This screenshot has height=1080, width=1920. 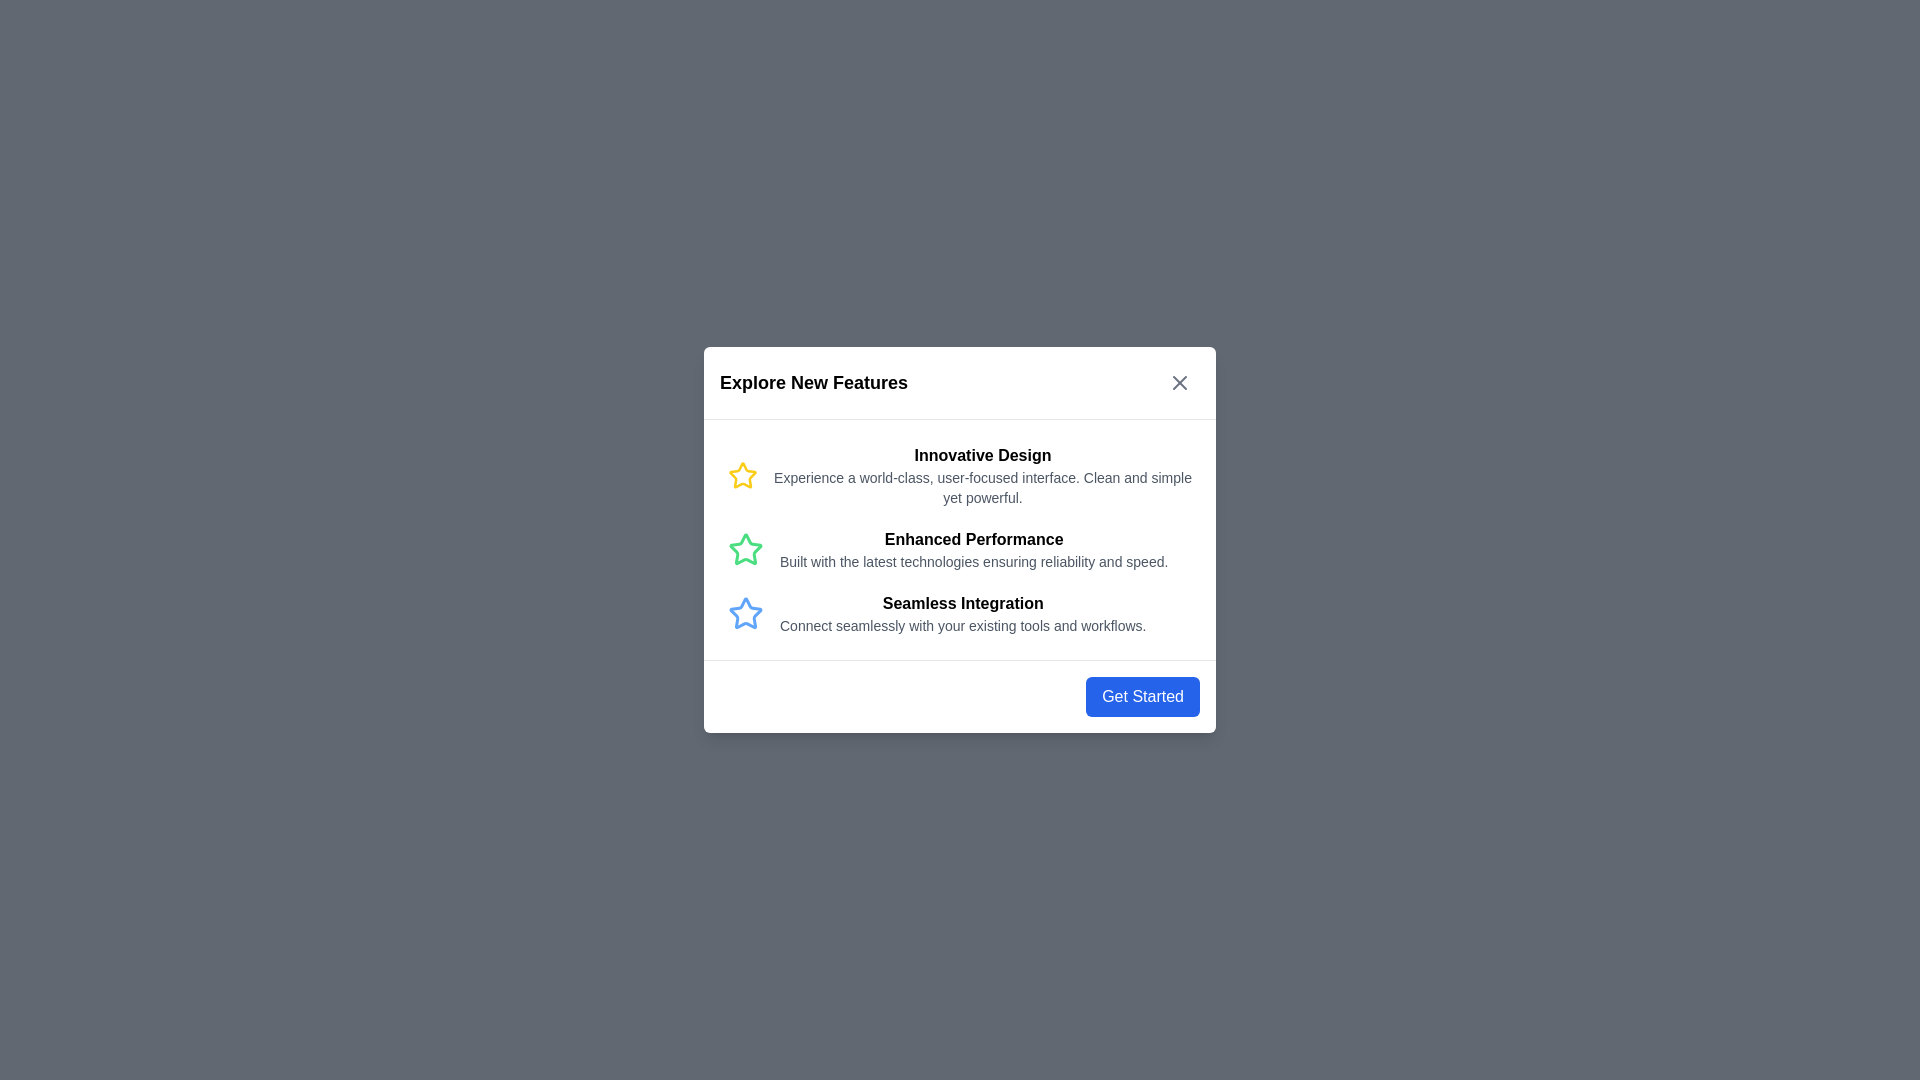 What do you see at coordinates (744, 550) in the screenshot?
I see `the star icon with a green outline, located to the left of the 'Enhanced Performance' text block, as part of the context` at bounding box center [744, 550].